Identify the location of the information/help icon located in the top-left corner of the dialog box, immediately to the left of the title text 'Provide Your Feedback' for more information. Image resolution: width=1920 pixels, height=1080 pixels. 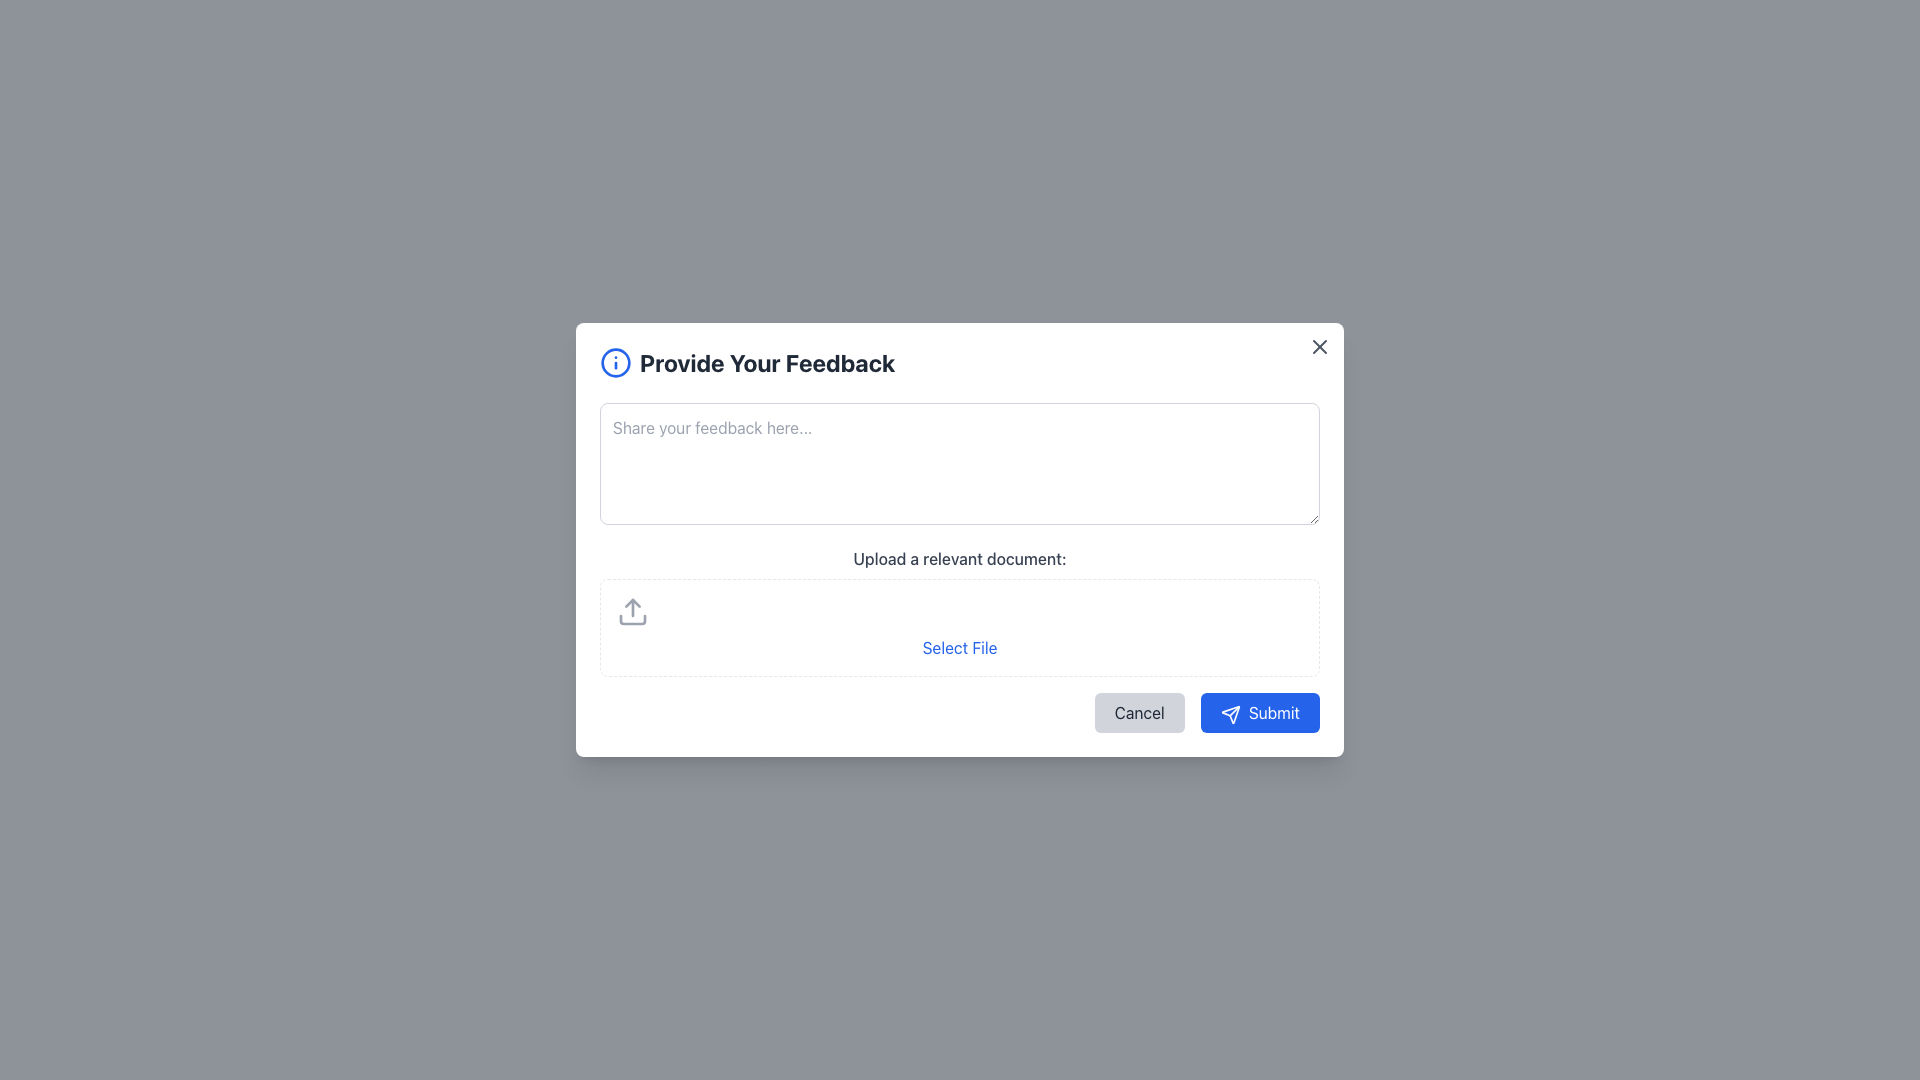
(614, 362).